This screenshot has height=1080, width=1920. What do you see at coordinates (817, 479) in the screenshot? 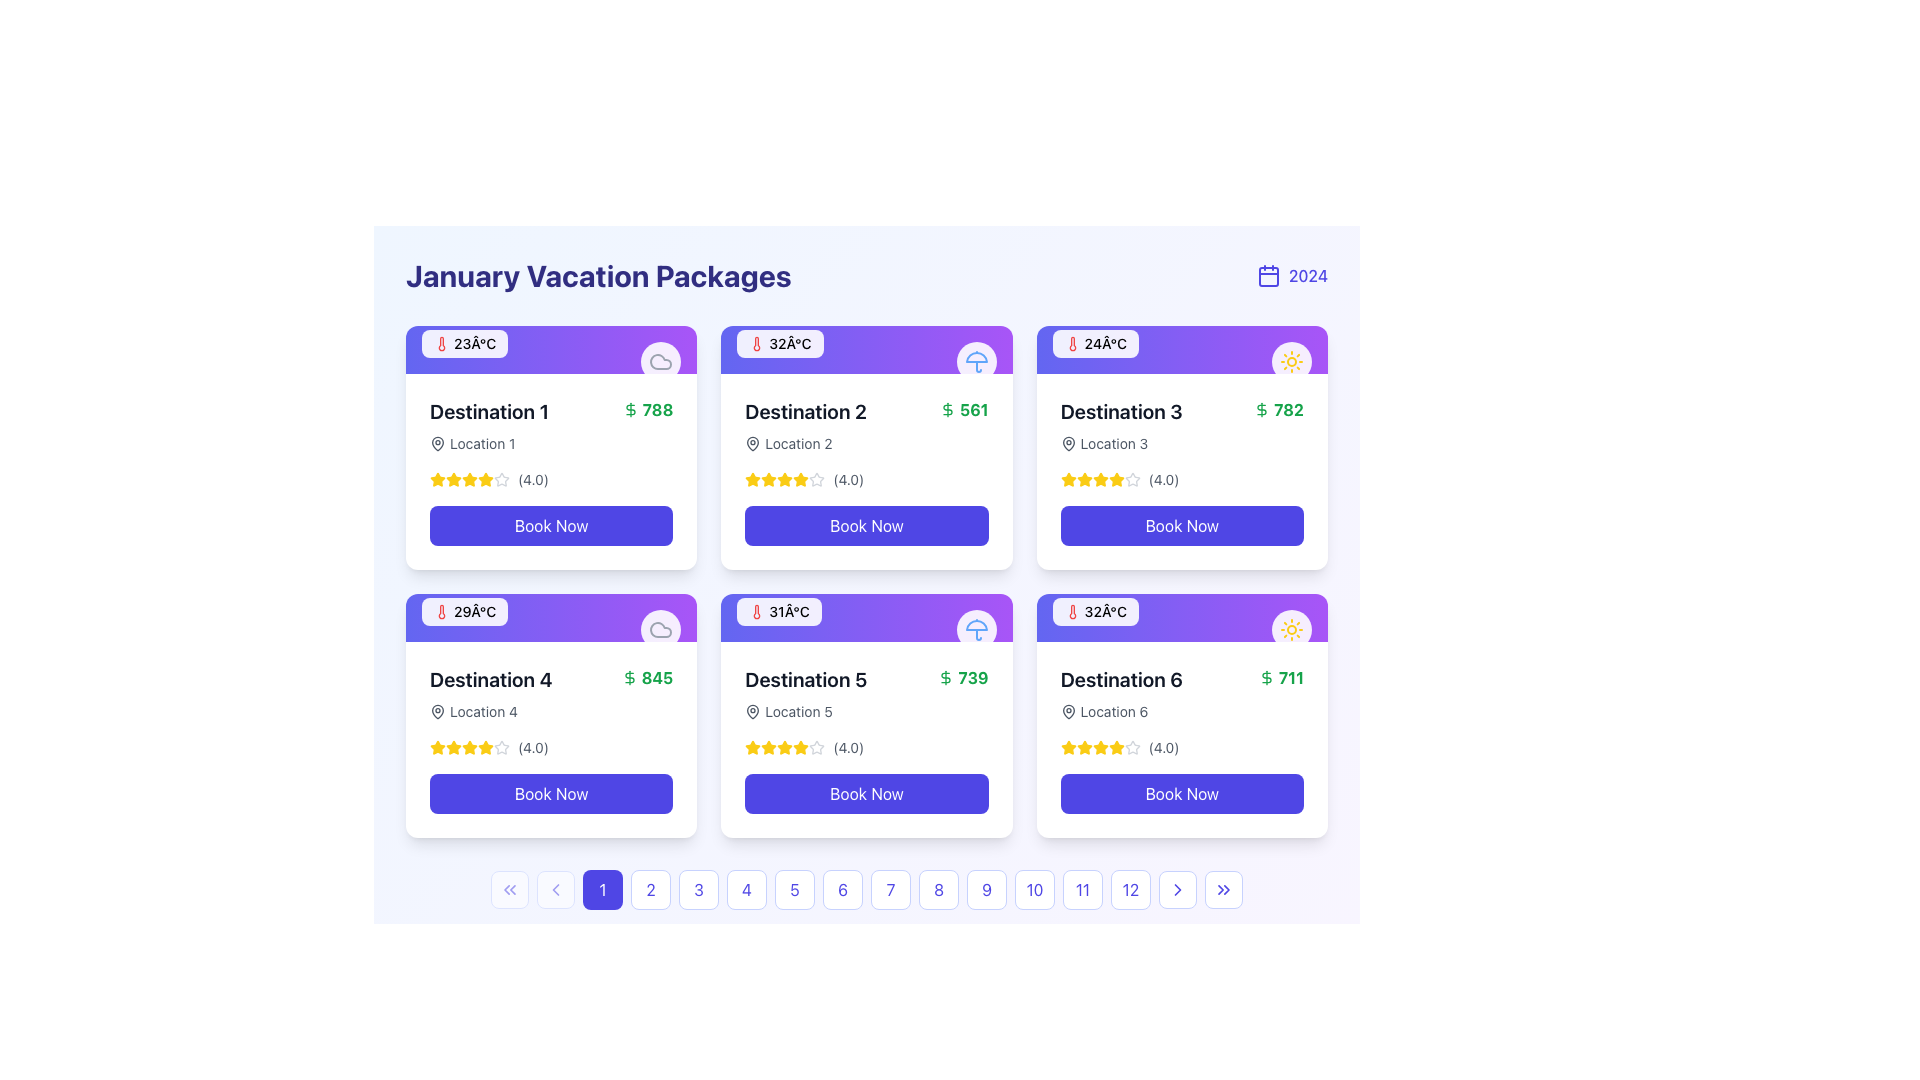
I see `the fifth gray star icon in the rating system located below 'Location 2'` at bounding box center [817, 479].